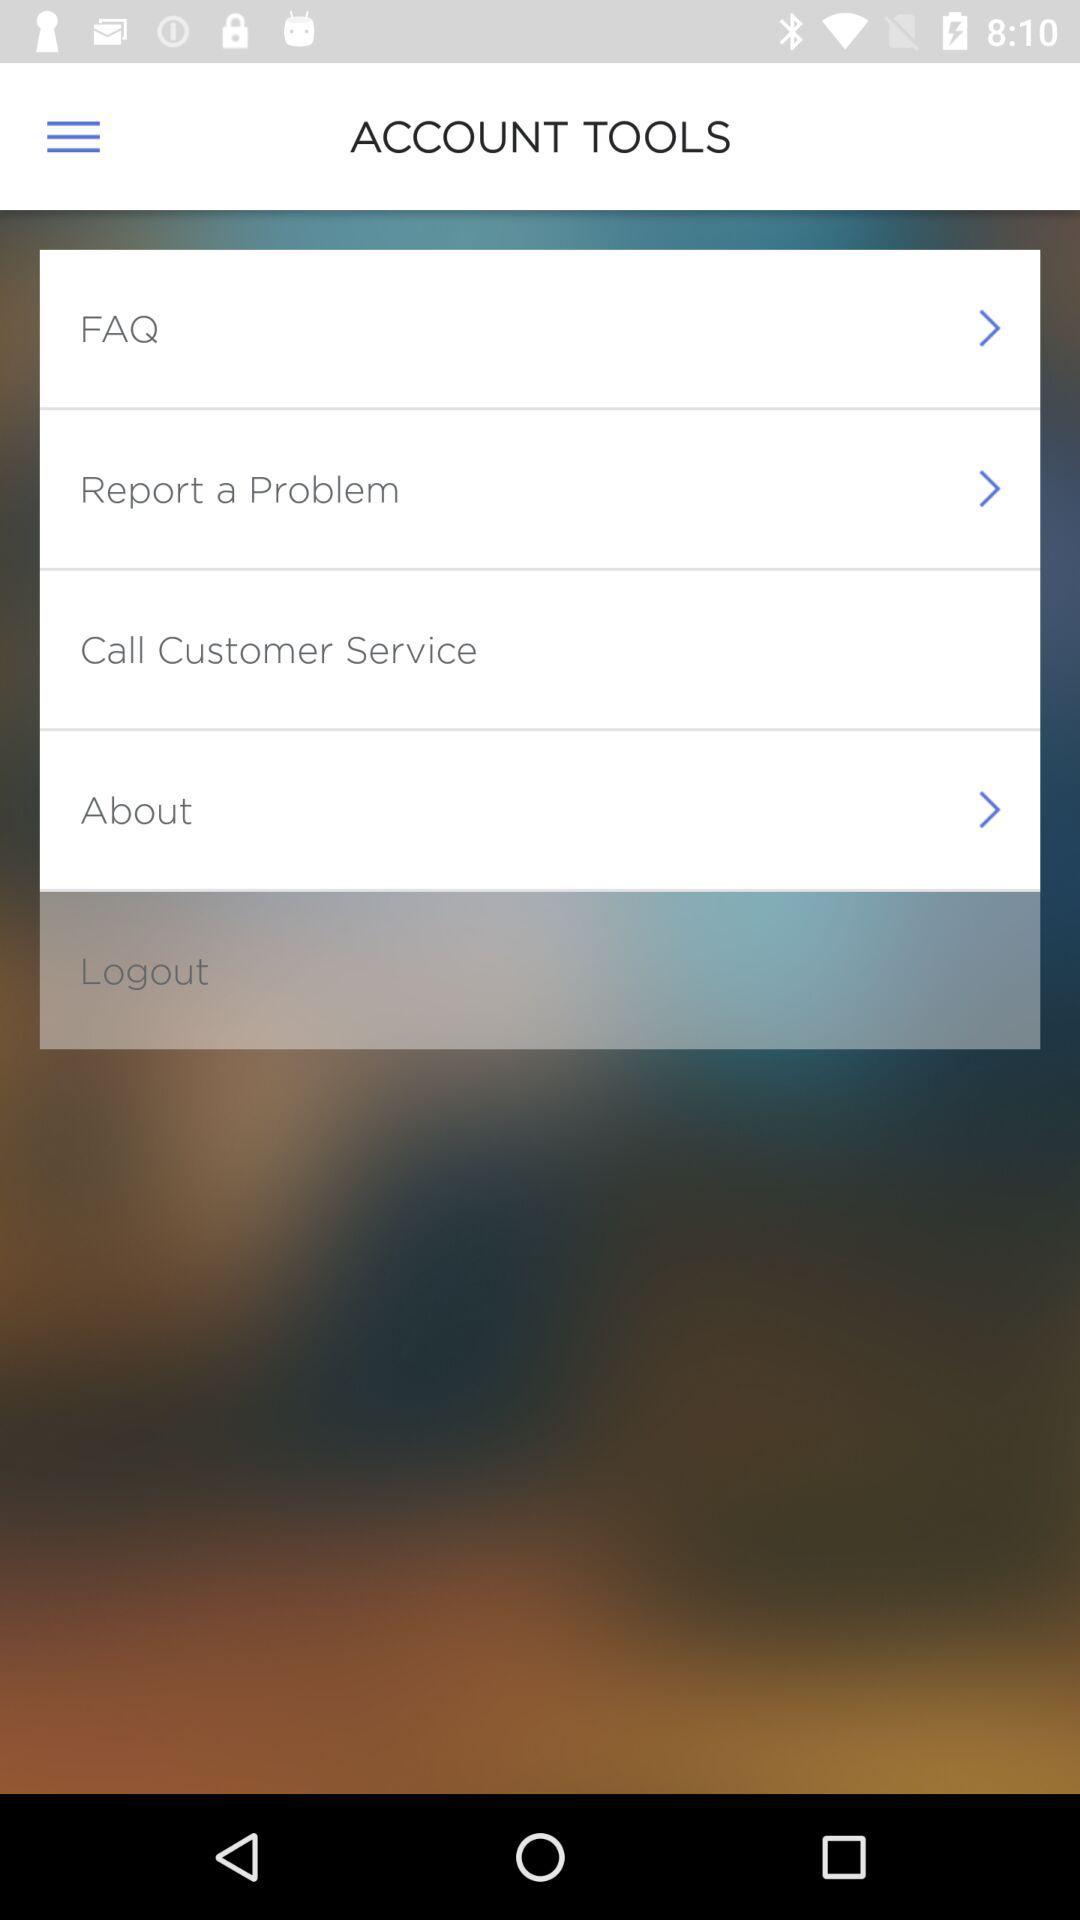  I want to click on the logout icon, so click(143, 970).